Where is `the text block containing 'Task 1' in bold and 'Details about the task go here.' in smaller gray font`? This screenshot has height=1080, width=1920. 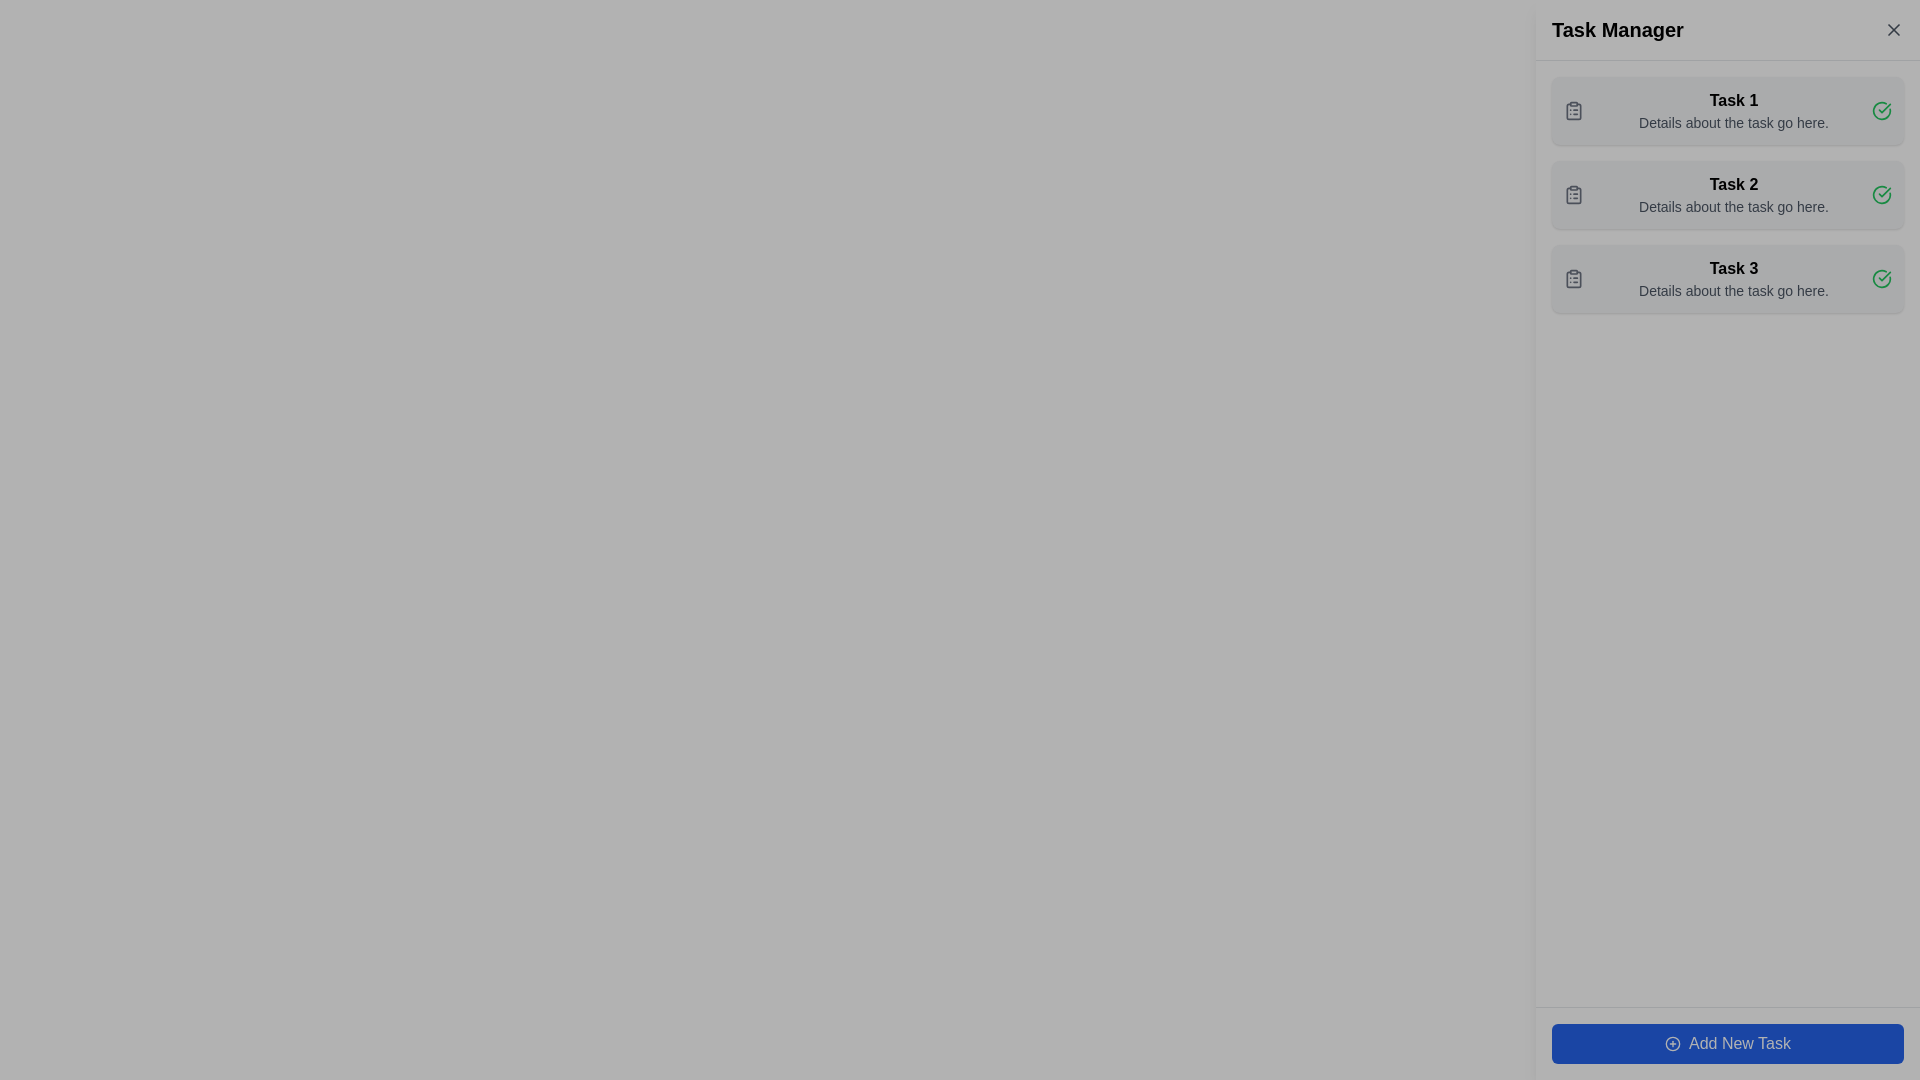 the text block containing 'Task 1' in bold and 'Details about the task go here.' in smaller gray font is located at coordinates (1732, 111).